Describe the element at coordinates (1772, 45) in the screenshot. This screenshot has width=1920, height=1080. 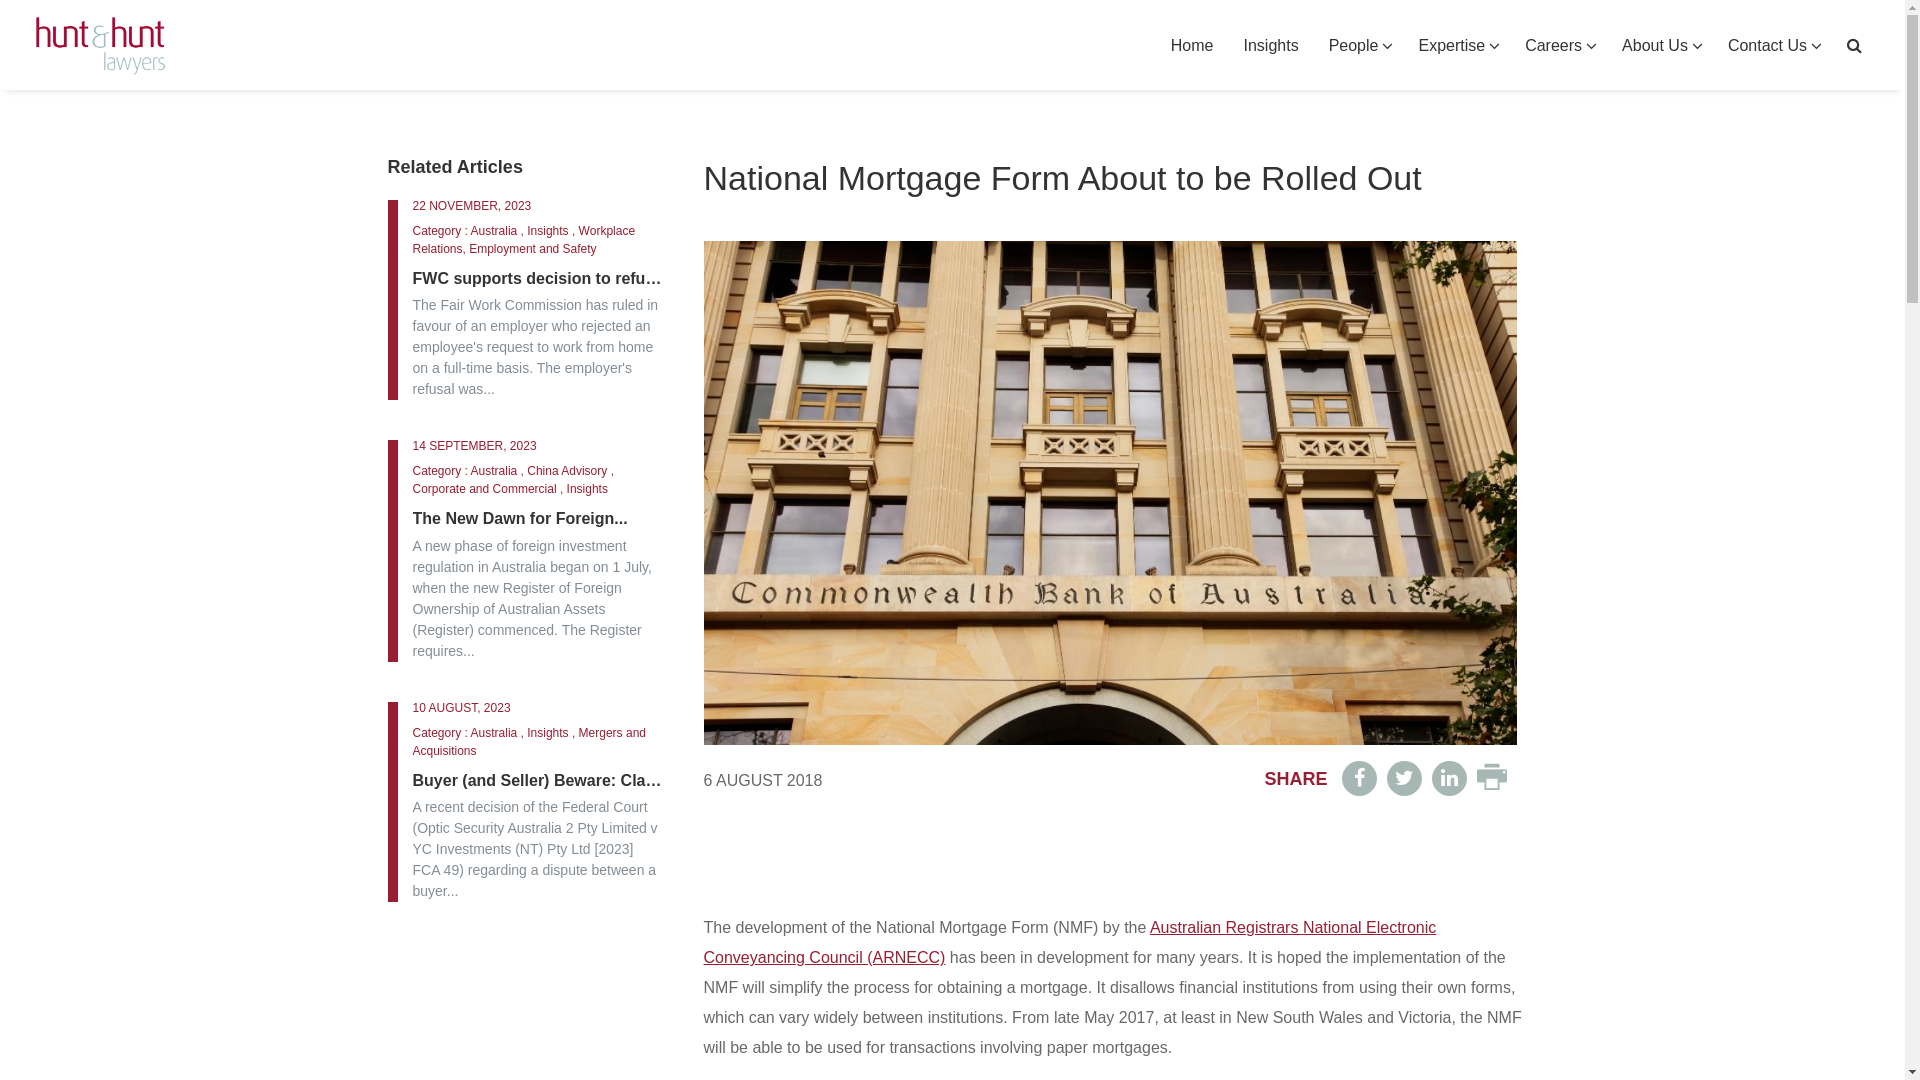
I see `'Contact Us'` at that location.